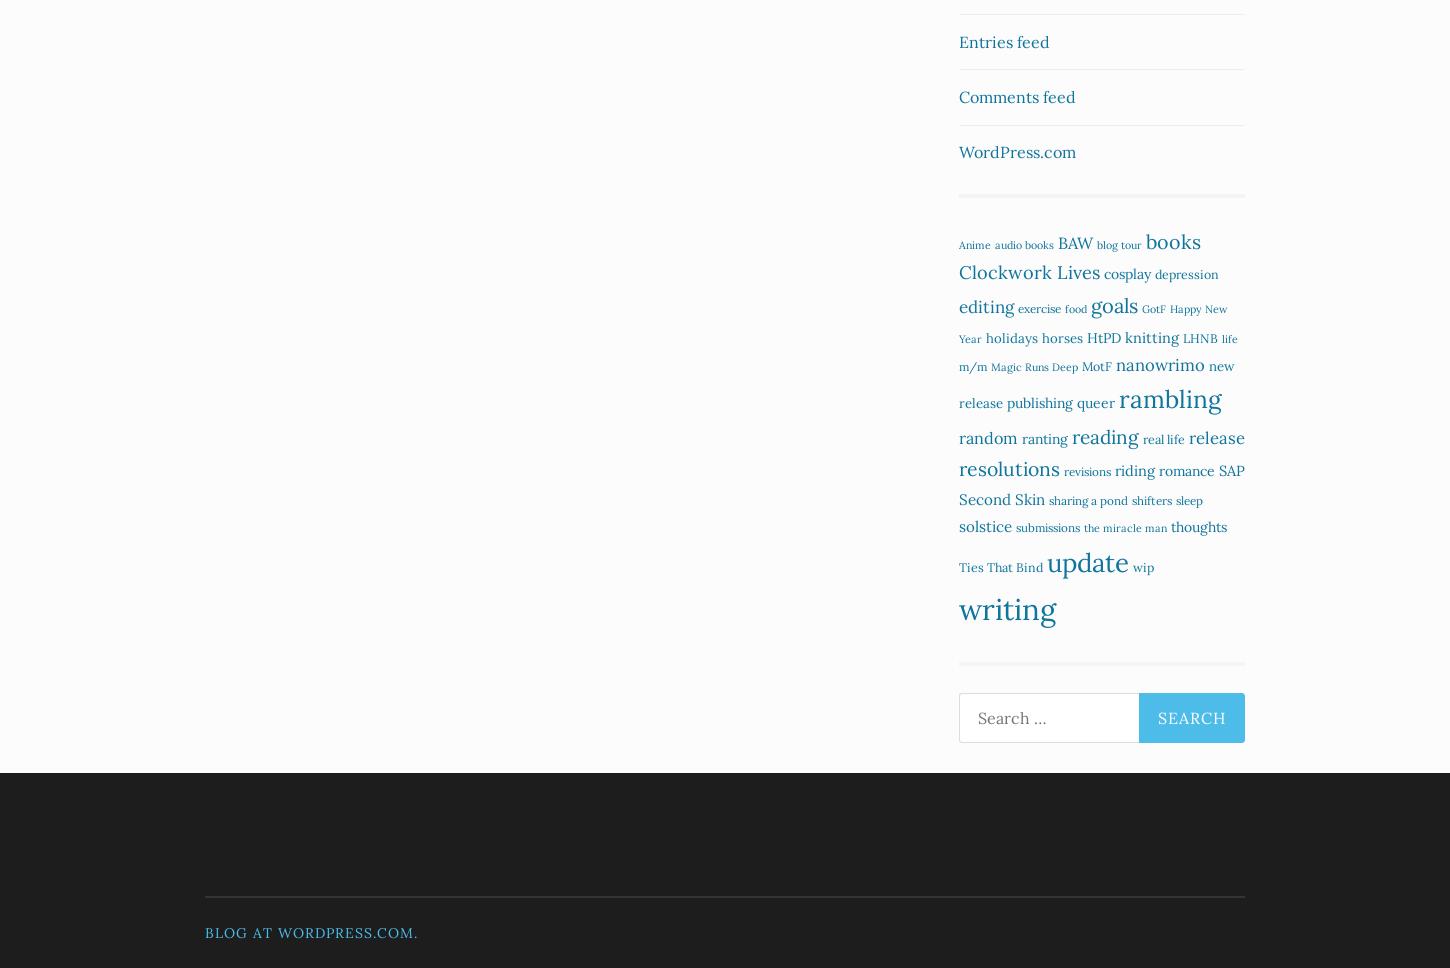 The image size is (1450, 968). I want to click on 'food', so click(1076, 307).